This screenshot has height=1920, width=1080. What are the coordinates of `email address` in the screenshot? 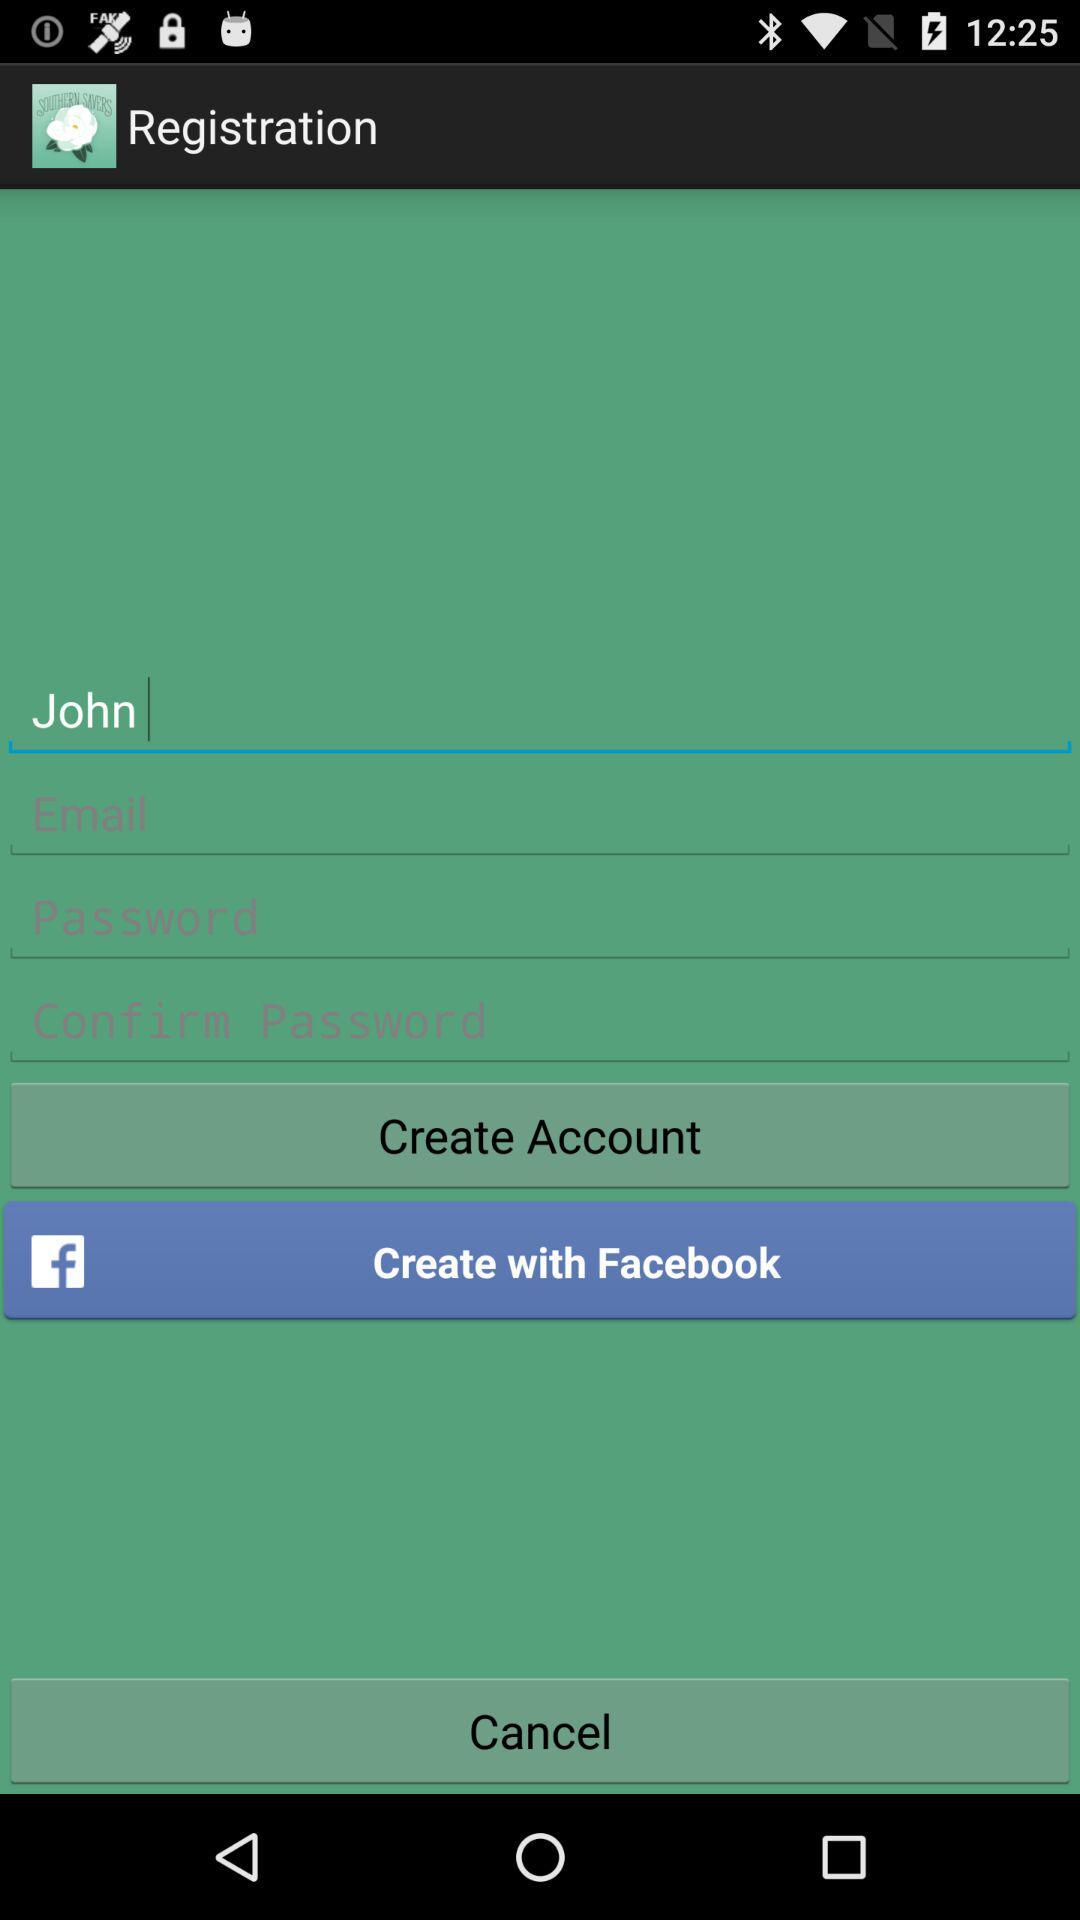 It's located at (540, 813).